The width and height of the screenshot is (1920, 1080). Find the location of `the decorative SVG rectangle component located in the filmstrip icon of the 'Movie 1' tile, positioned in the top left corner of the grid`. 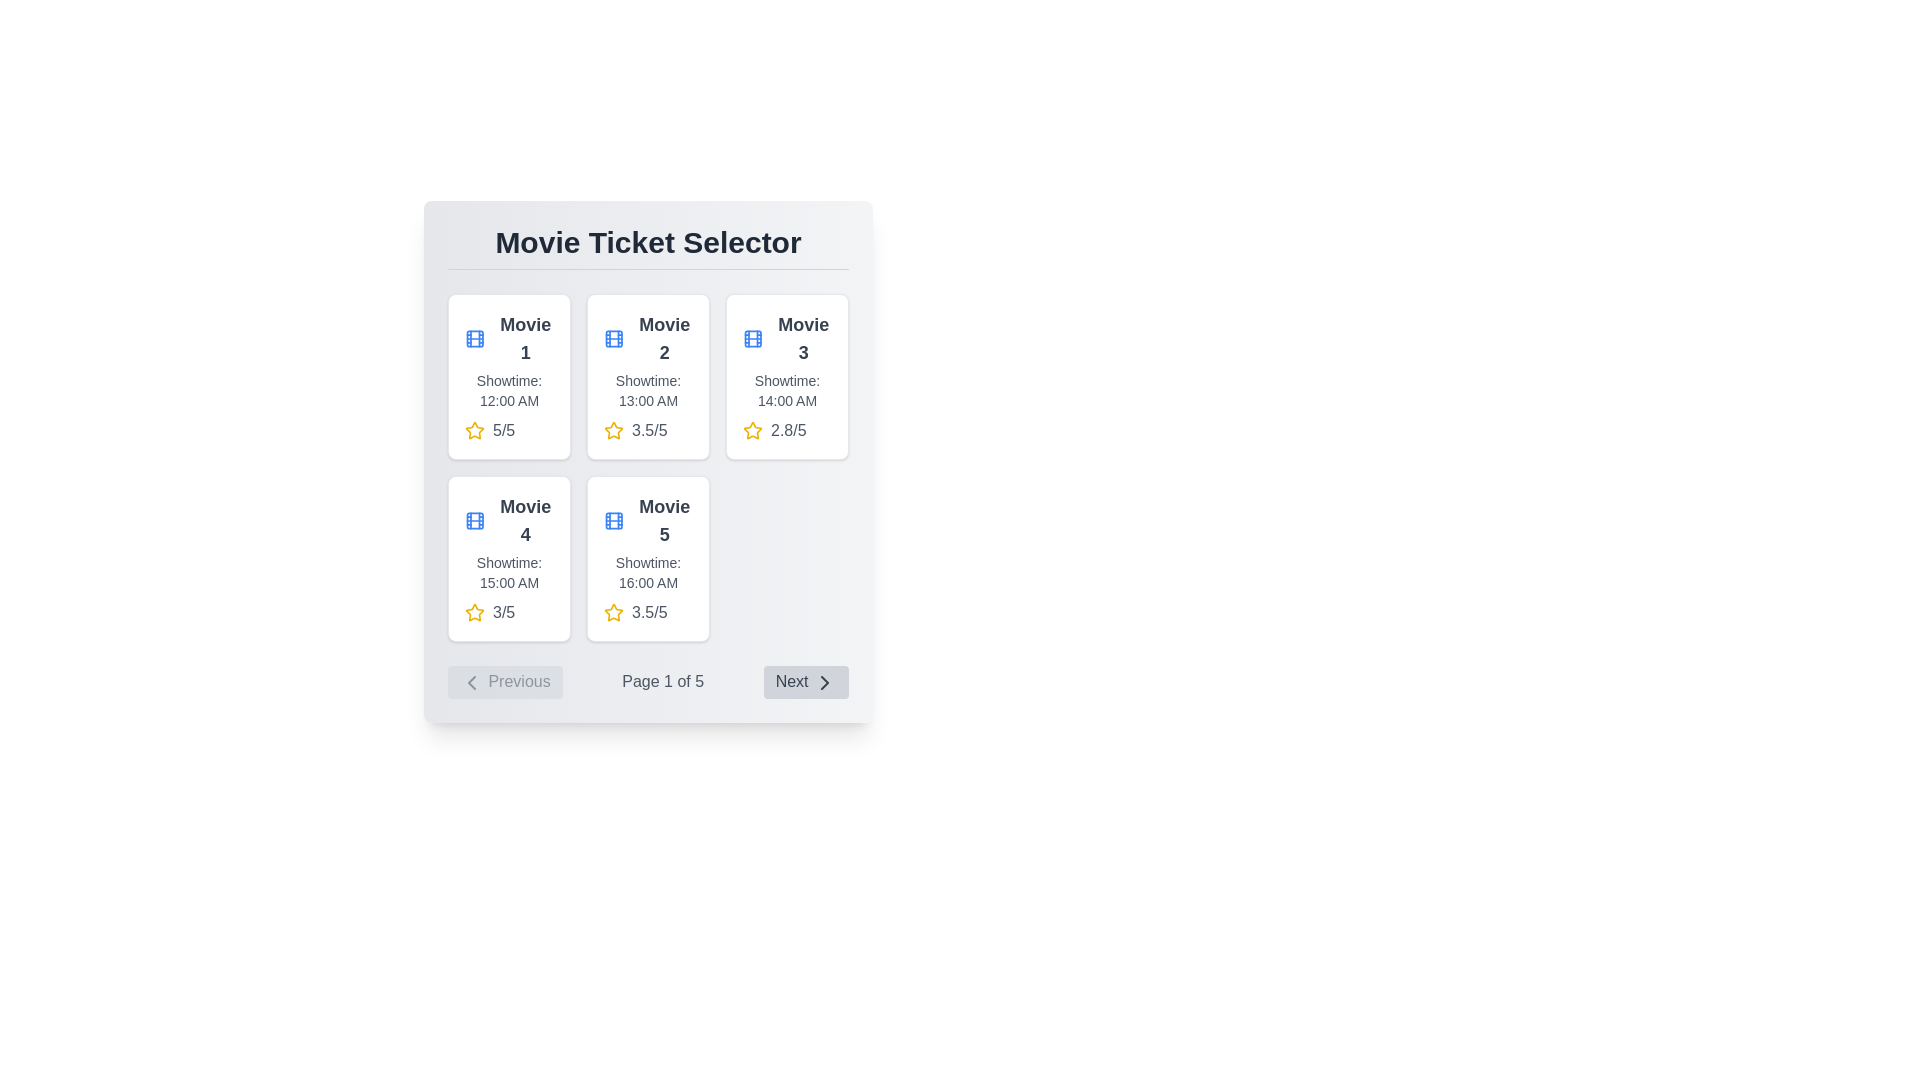

the decorative SVG rectangle component located in the filmstrip icon of the 'Movie 1' tile, positioned in the top left corner of the grid is located at coordinates (613, 519).